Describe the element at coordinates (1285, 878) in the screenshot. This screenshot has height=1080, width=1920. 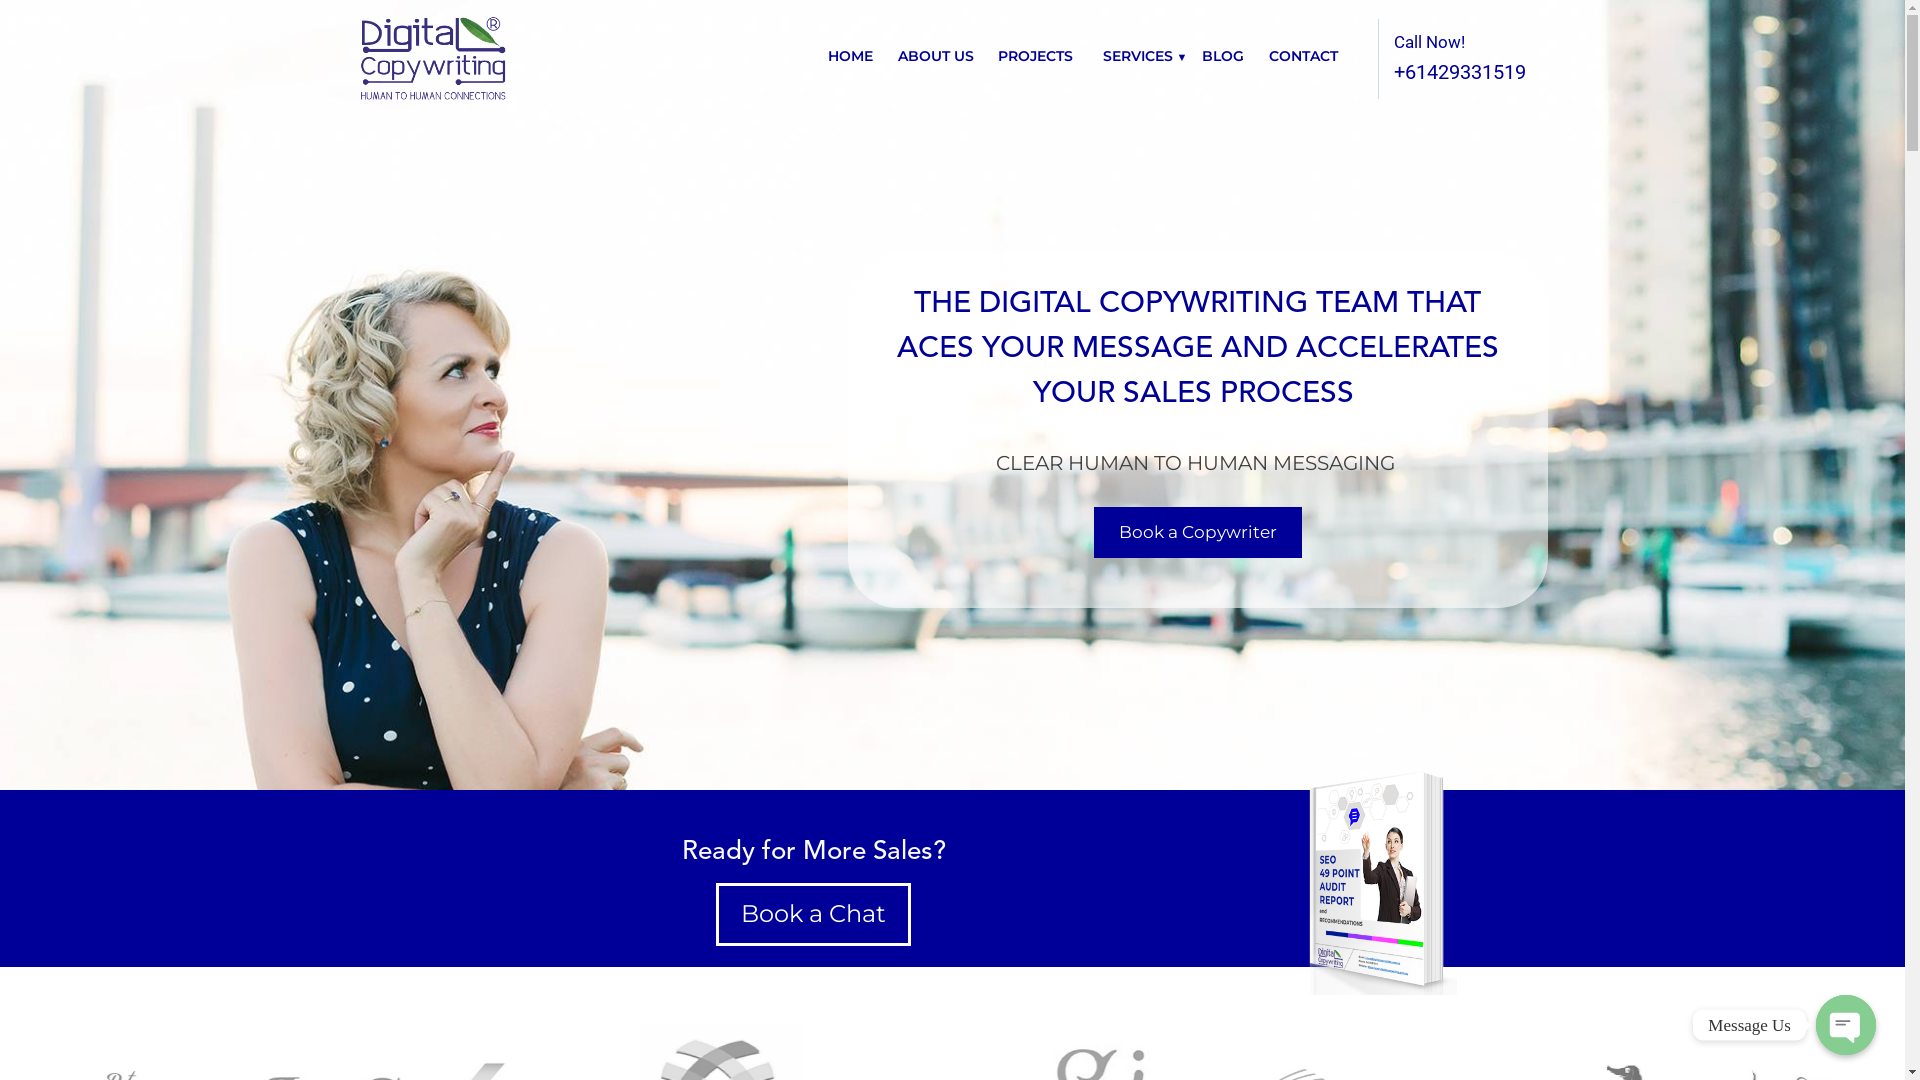
I see `'imgpsh_fullsize_anim'` at that location.